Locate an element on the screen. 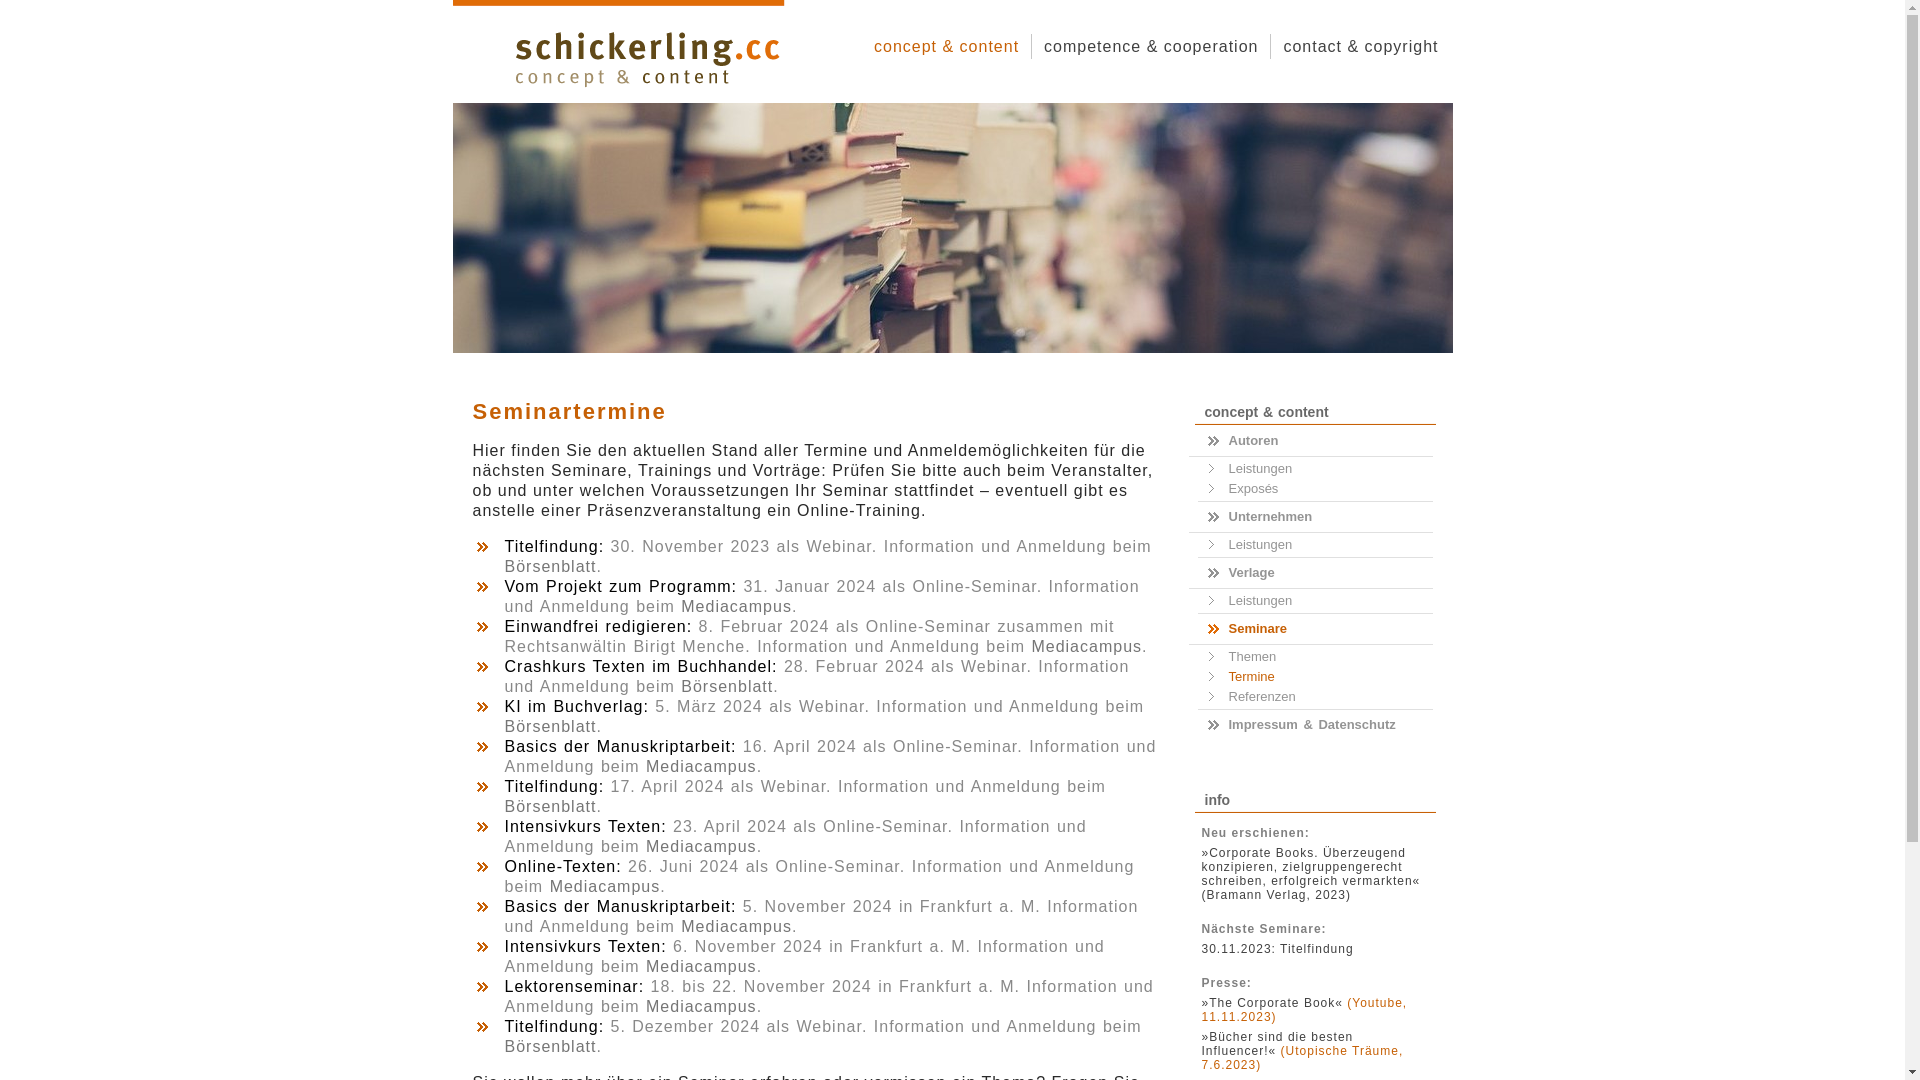 This screenshot has height=1080, width=1920. 'Autoren' is located at coordinates (1315, 439).